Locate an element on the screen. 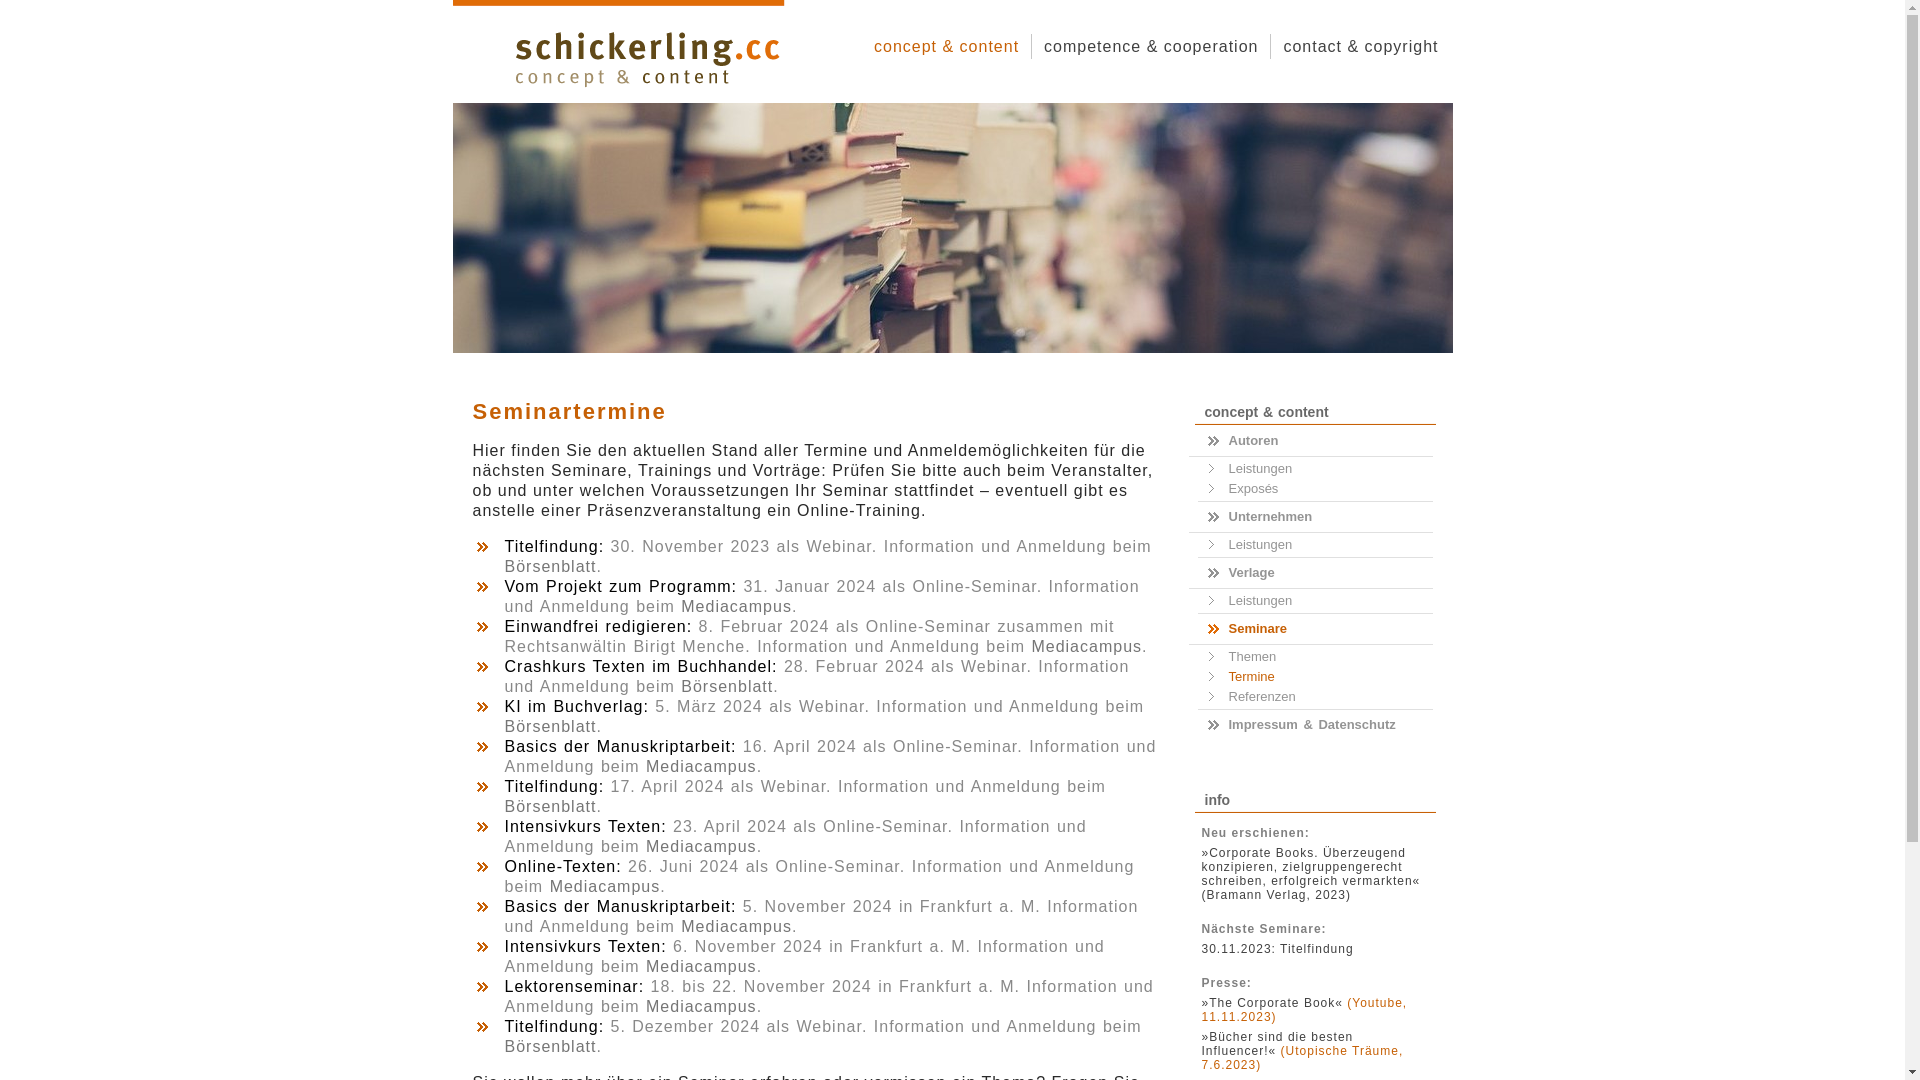 This screenshot has height=1080, width=1920. 'Autoren' is located at coordinates (1315, 439).